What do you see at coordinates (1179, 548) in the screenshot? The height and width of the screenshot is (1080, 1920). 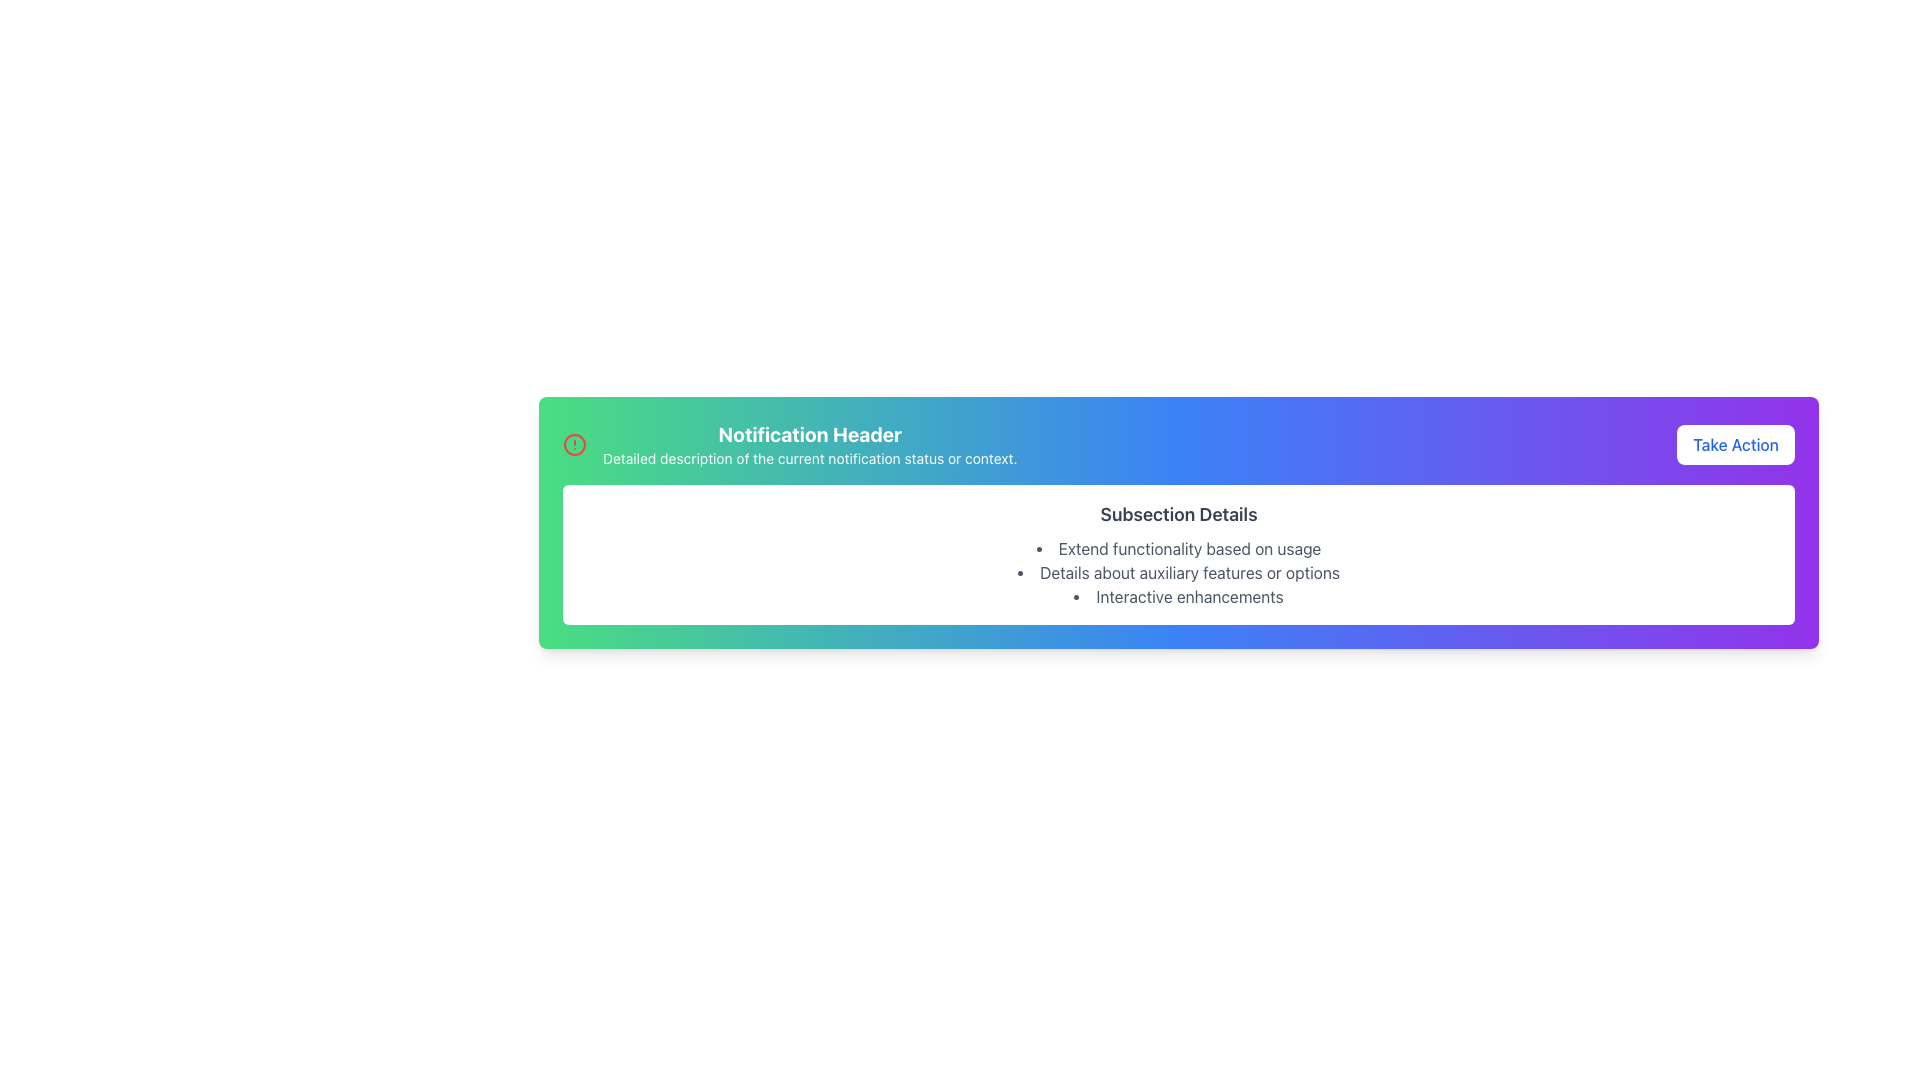 I see `the descriptive list item located at the first position under the header 'Subsection Details', which provides additional information about the section` at bounding box center [1179, 548].